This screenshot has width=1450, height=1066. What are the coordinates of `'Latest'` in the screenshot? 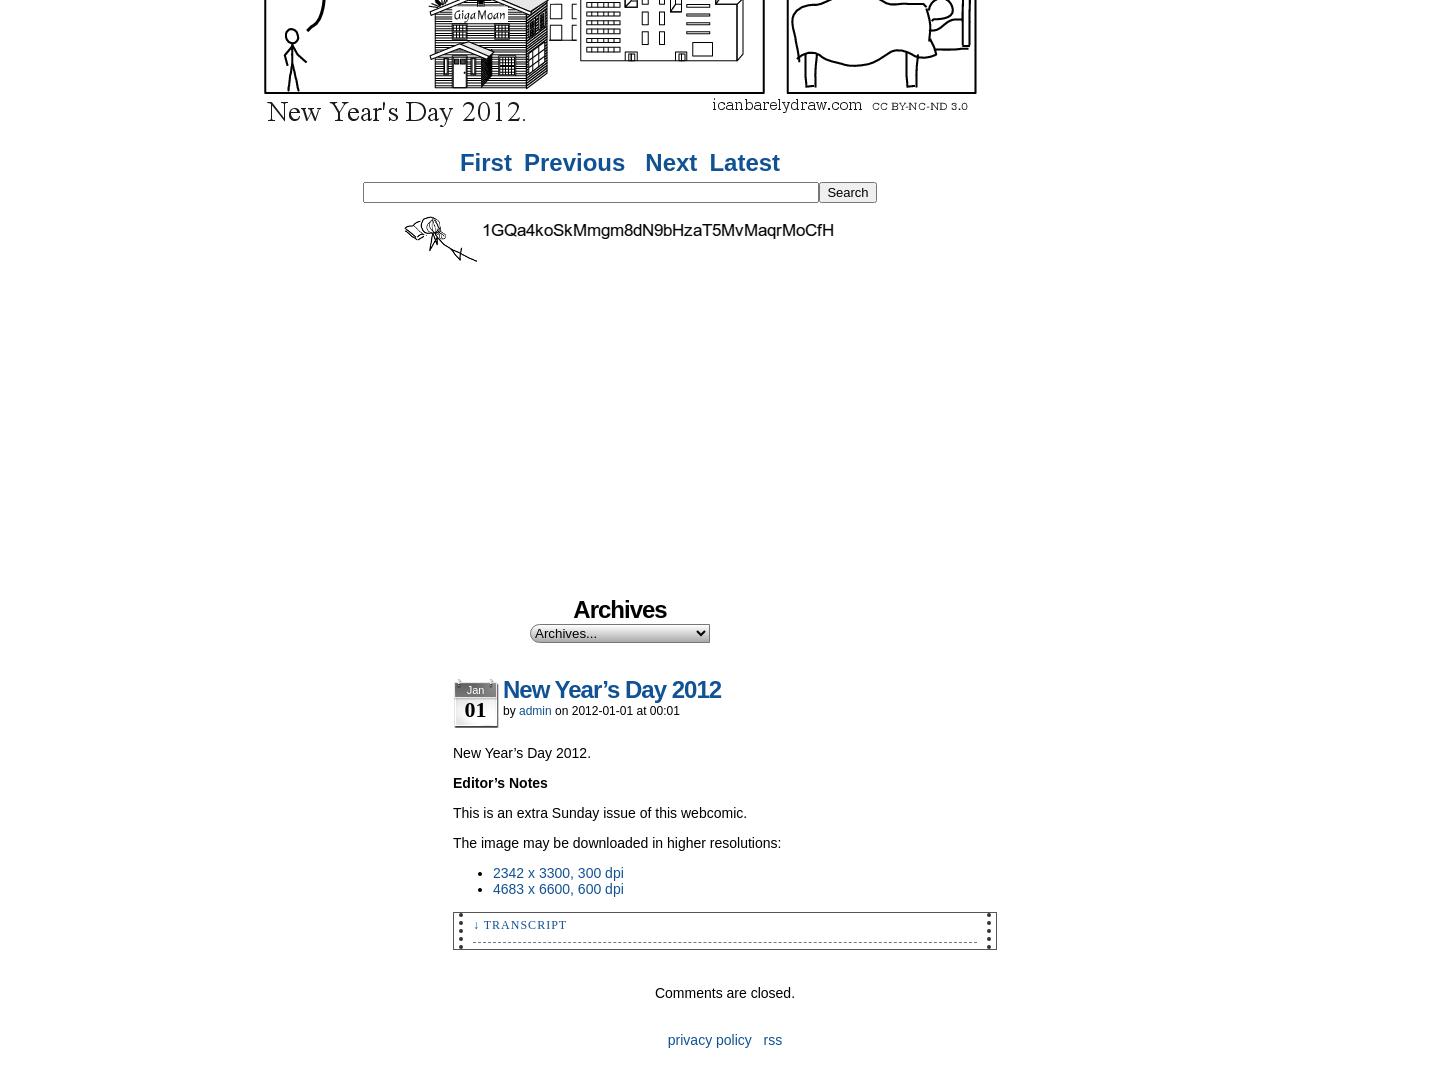 It's located at (744, 161).